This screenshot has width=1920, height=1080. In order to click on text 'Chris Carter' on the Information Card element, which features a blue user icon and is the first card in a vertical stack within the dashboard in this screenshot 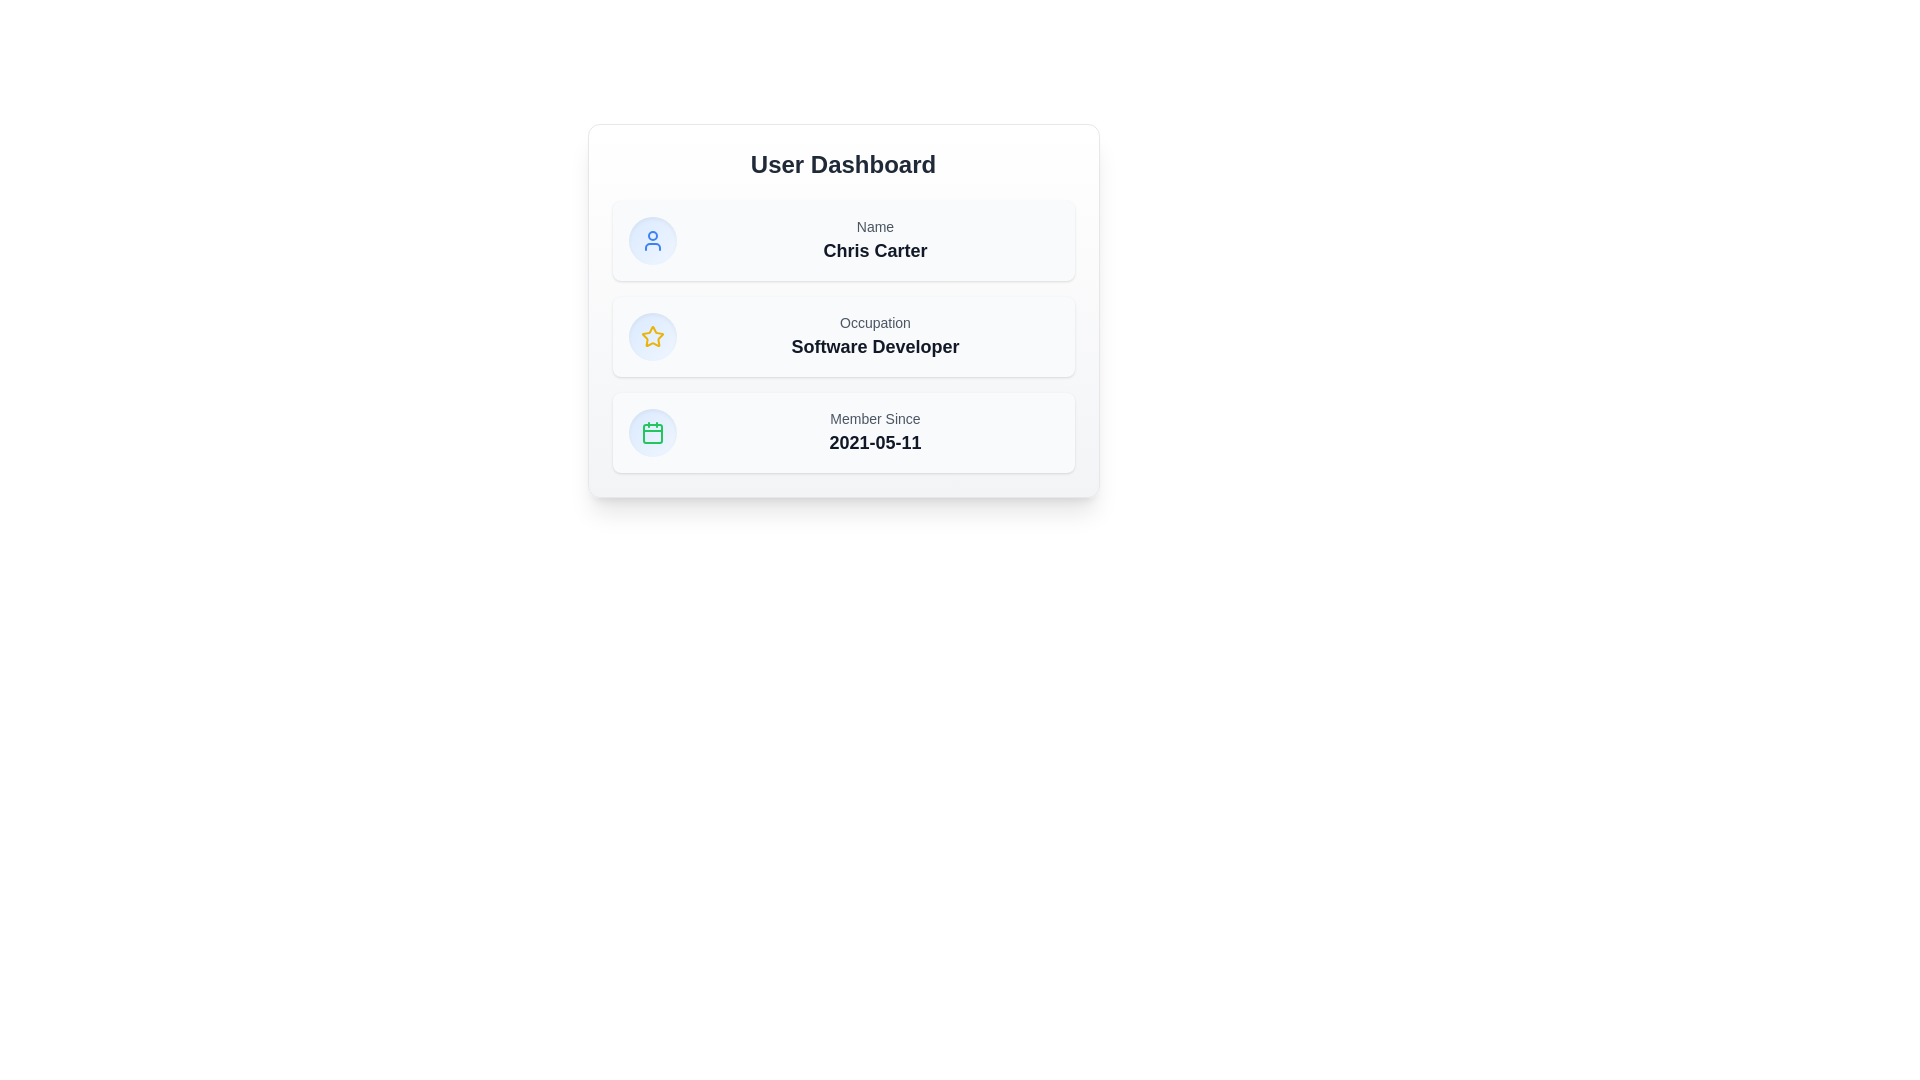, I will do `click(843, 239)`.